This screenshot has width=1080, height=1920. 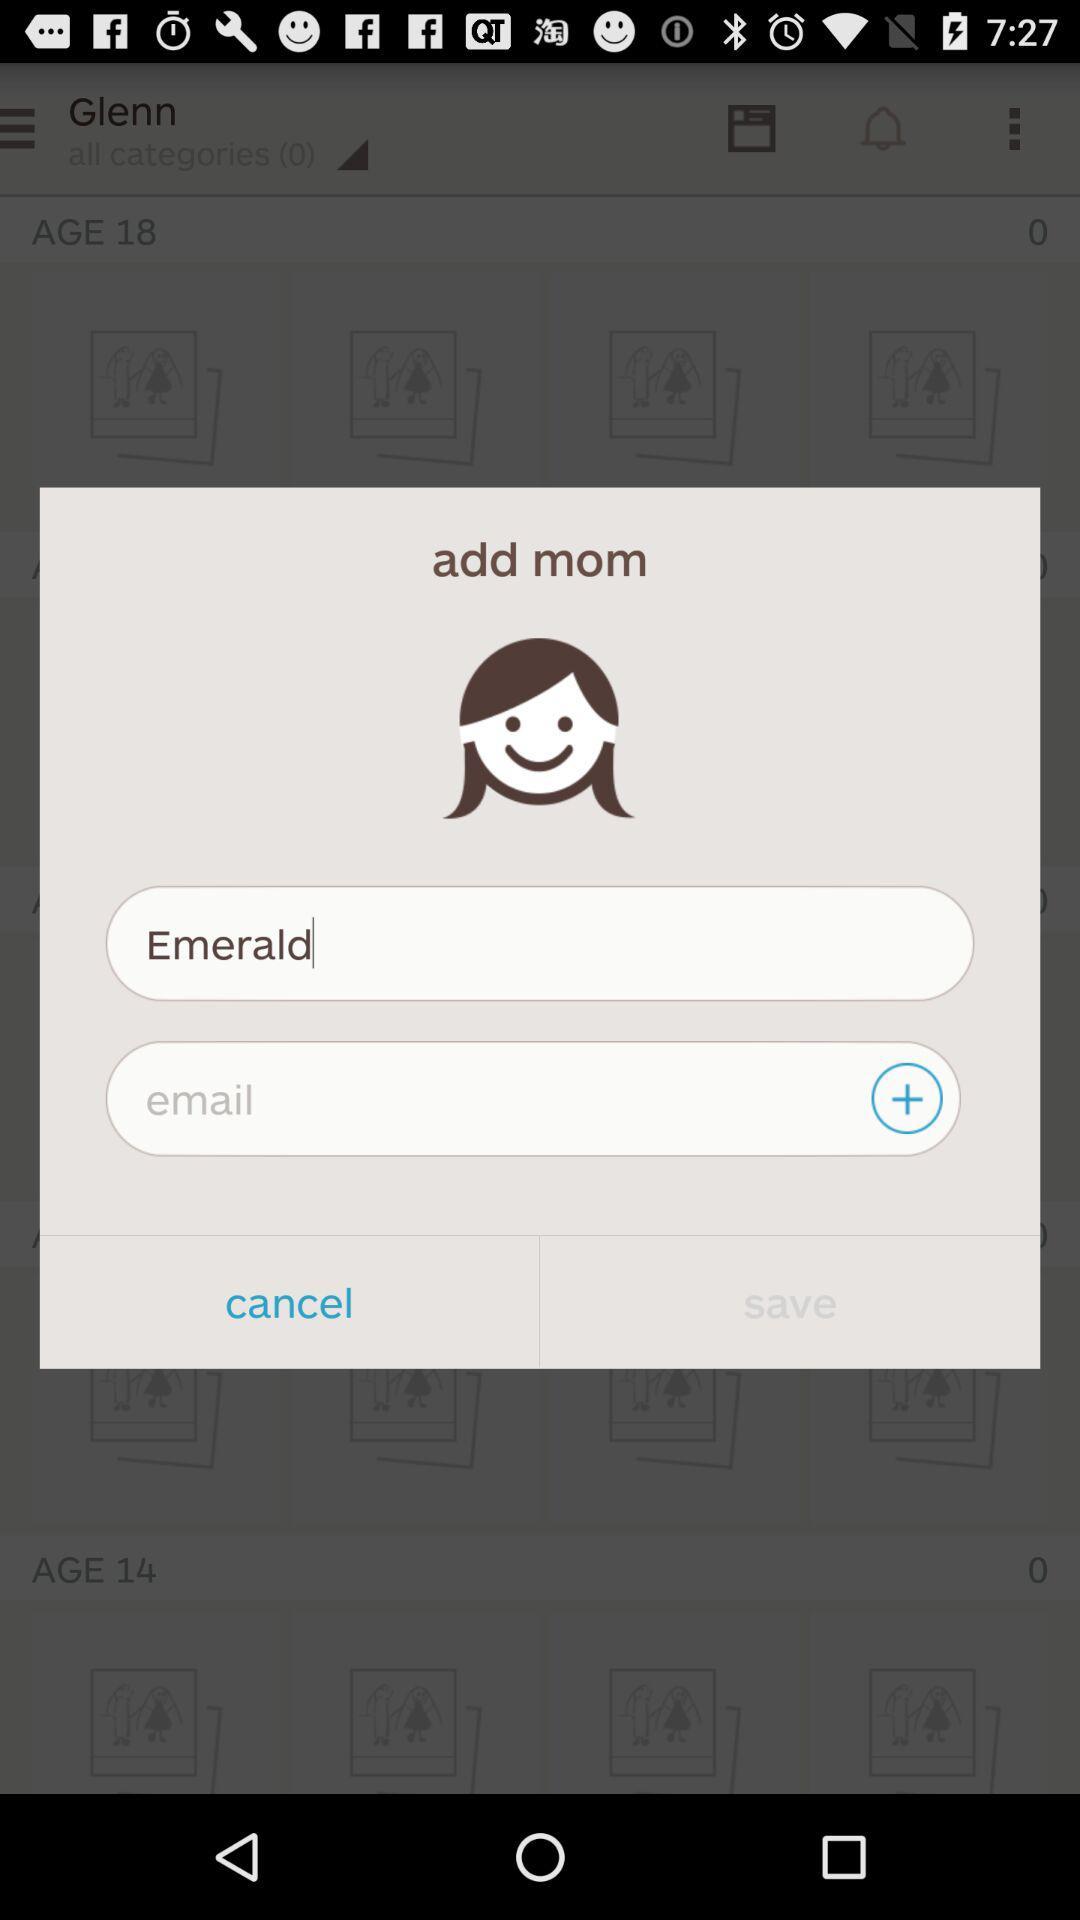 What do you see at coordinates (540, 942) in the screenshot?
I see `emerald icon` at bounding box center [540, 942].